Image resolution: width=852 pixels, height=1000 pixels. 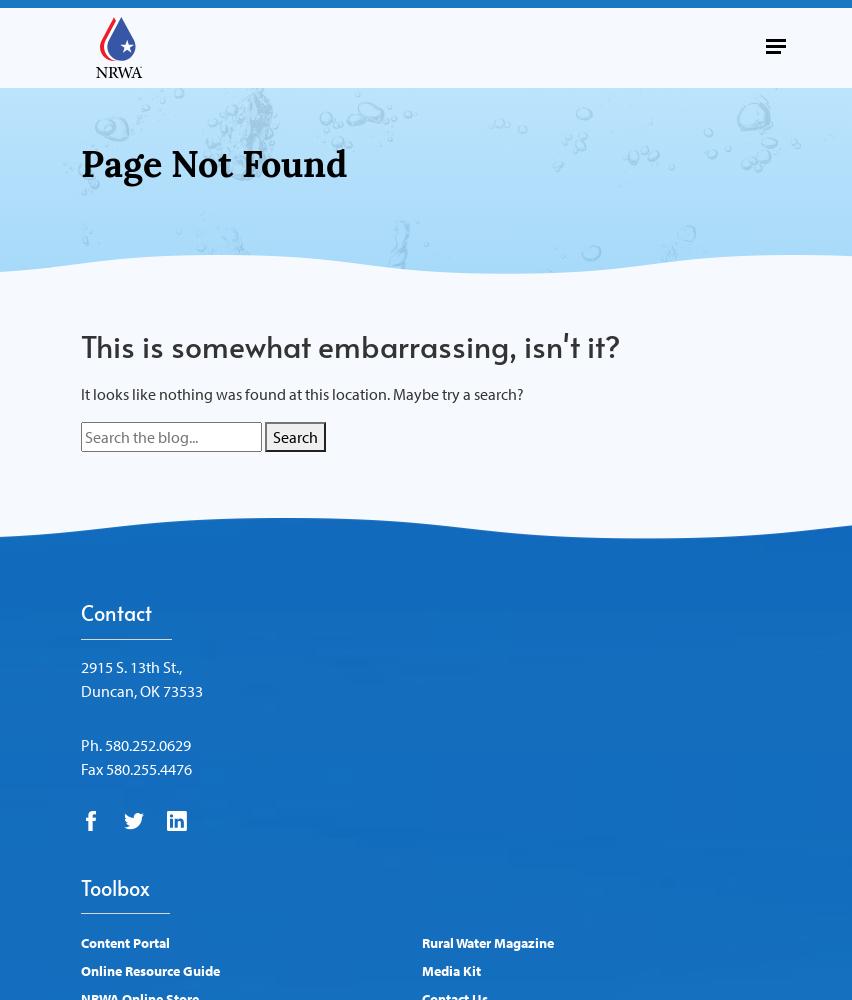 What do you see at coordinates (80, 612) in the screenshot?
I see `'Contact'` at bounding box center [80, 612].